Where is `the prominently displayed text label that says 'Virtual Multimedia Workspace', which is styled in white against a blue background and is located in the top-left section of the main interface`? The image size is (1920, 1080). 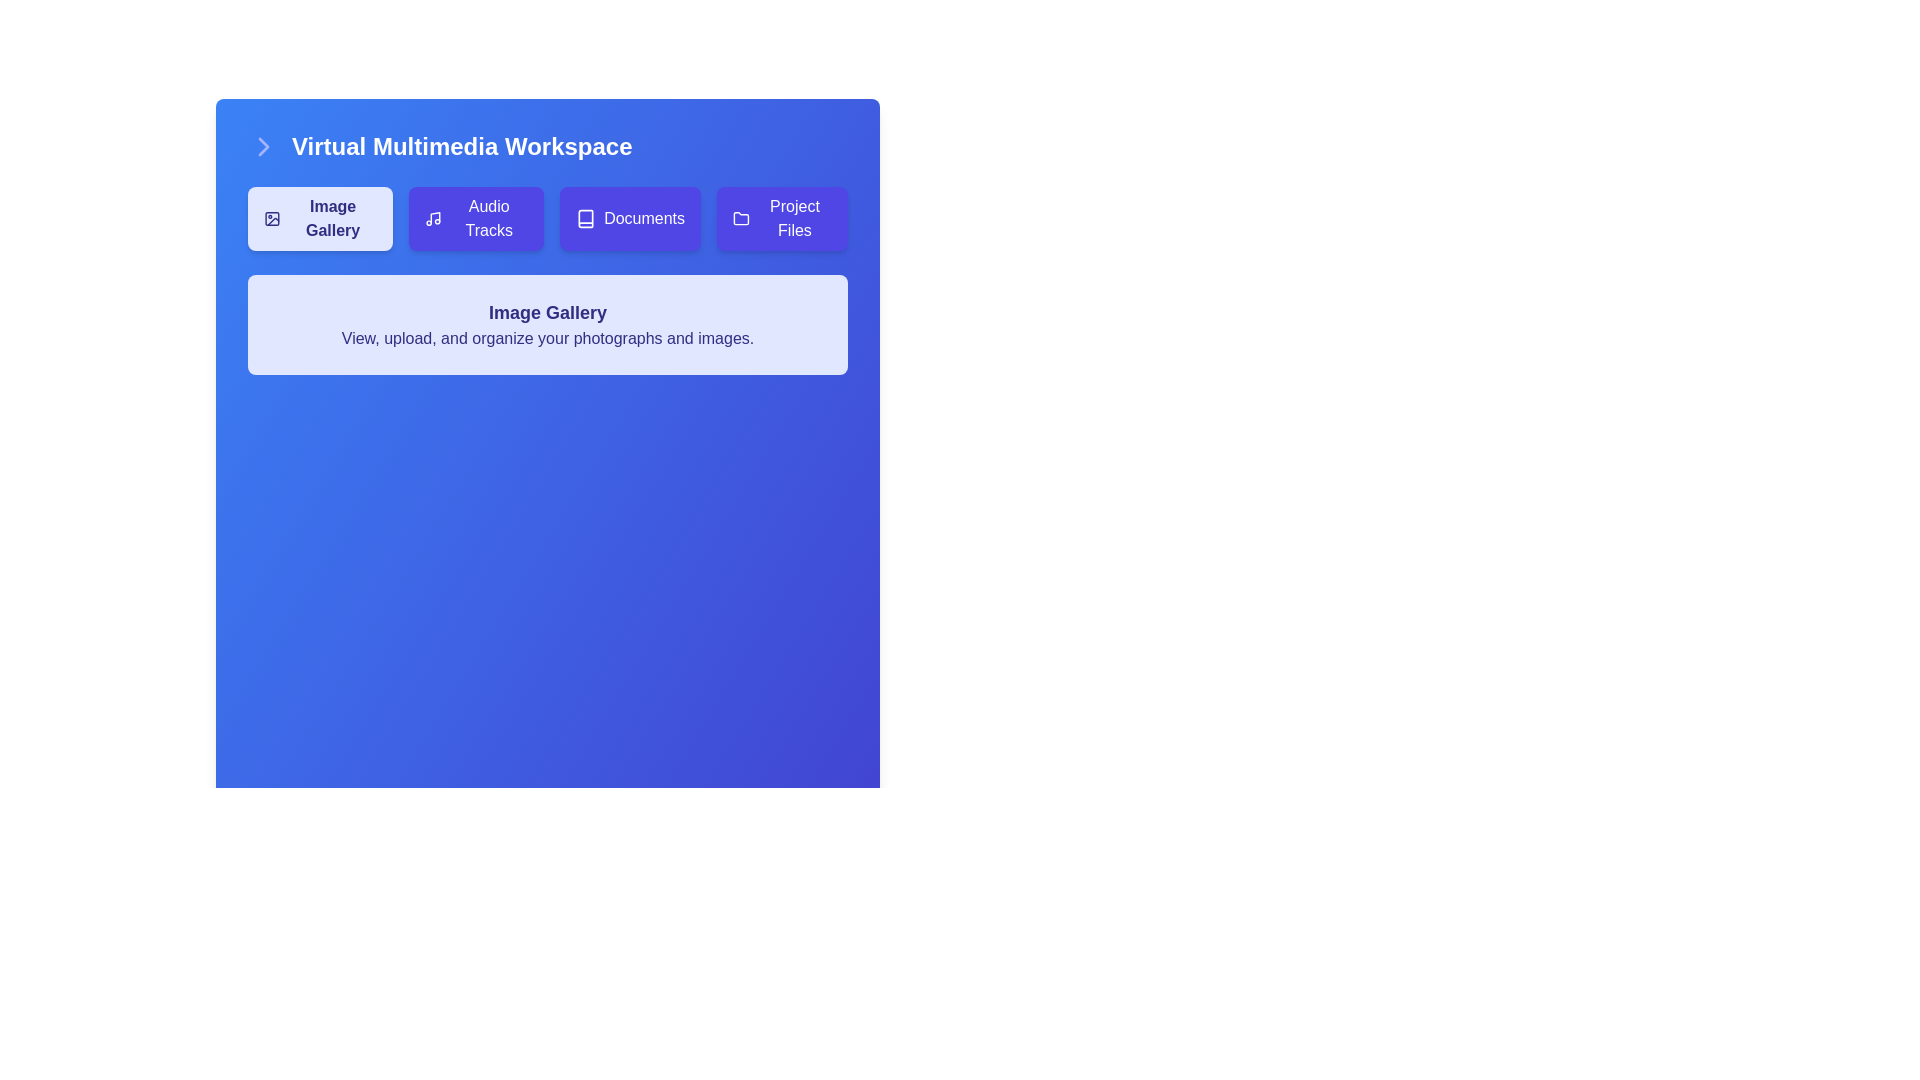
the prominently displayed text label that says 'Virtual Multimedia Workspace', which is styled in white against a blue background and is located in the top-left section of the main interface is located at coordinates (461, 145).